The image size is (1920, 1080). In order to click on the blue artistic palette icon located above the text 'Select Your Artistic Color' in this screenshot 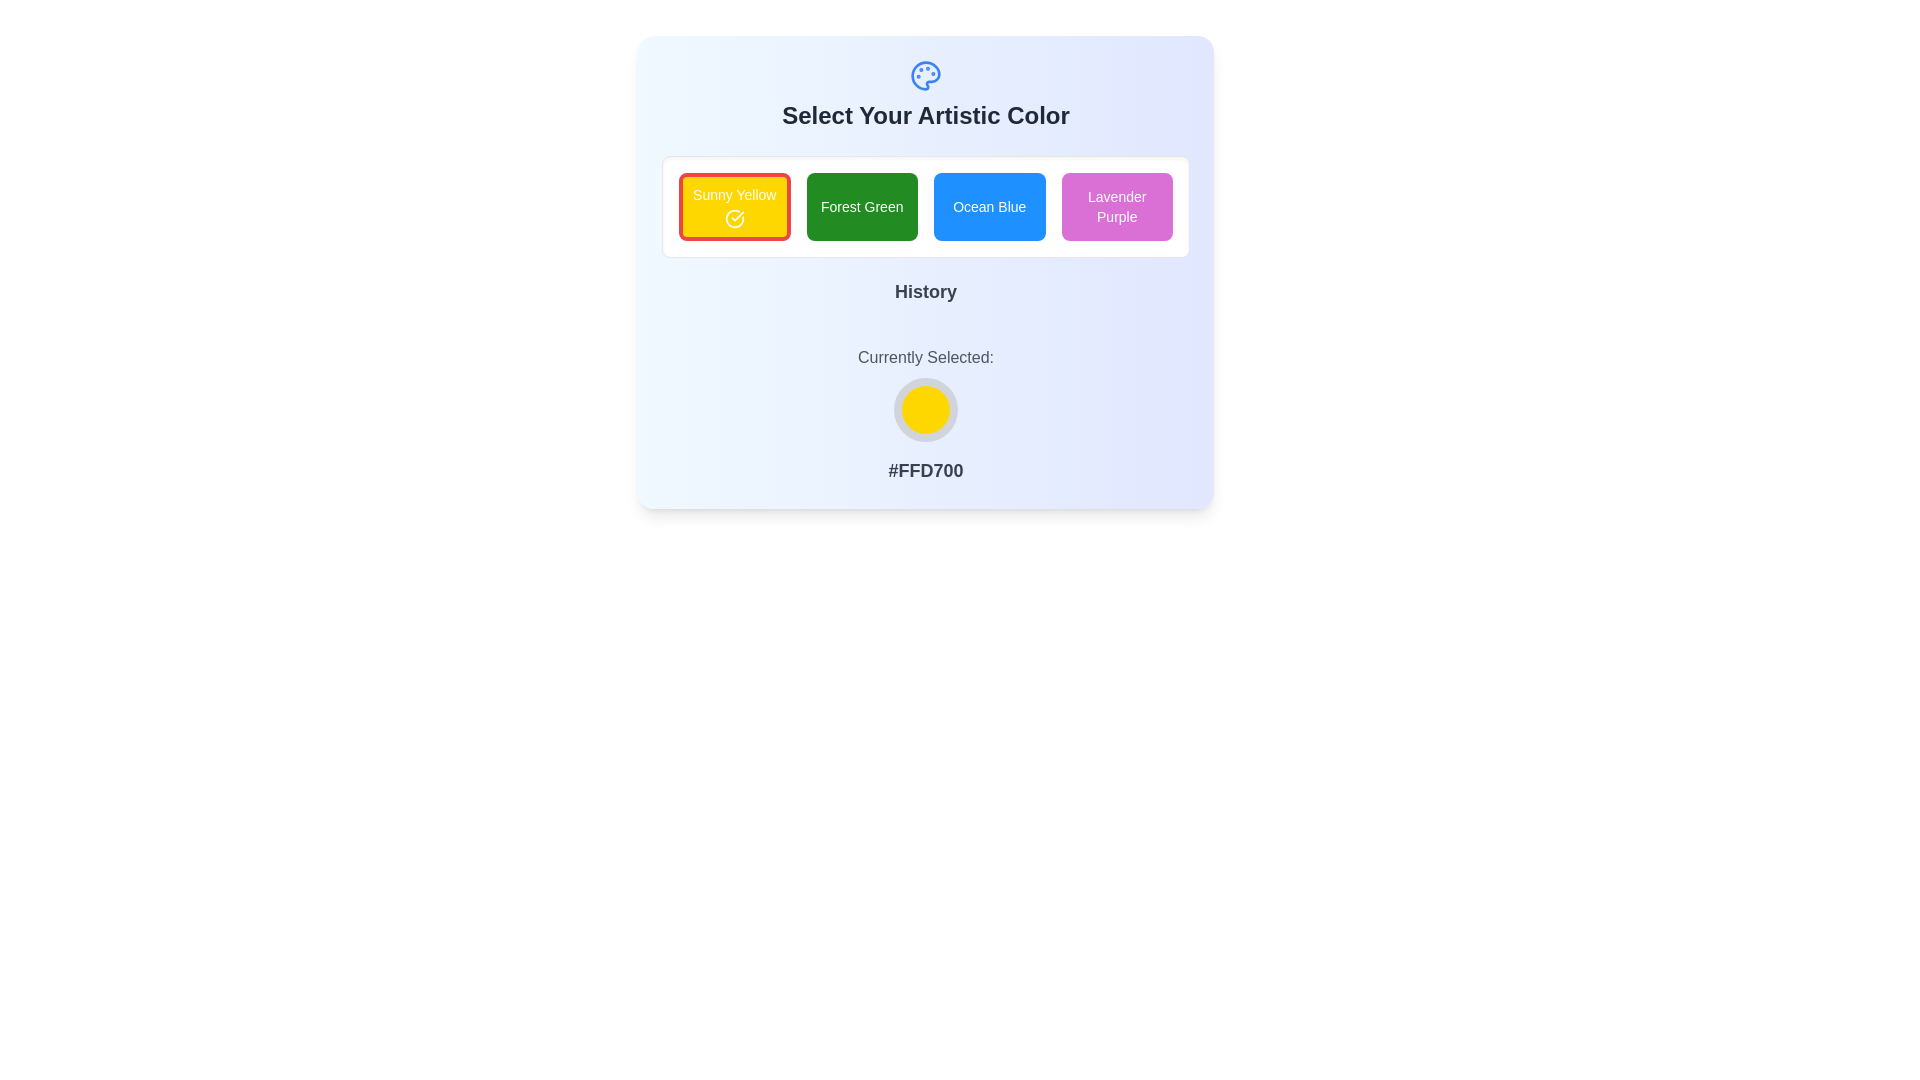, I will do `click(925, 75)`.